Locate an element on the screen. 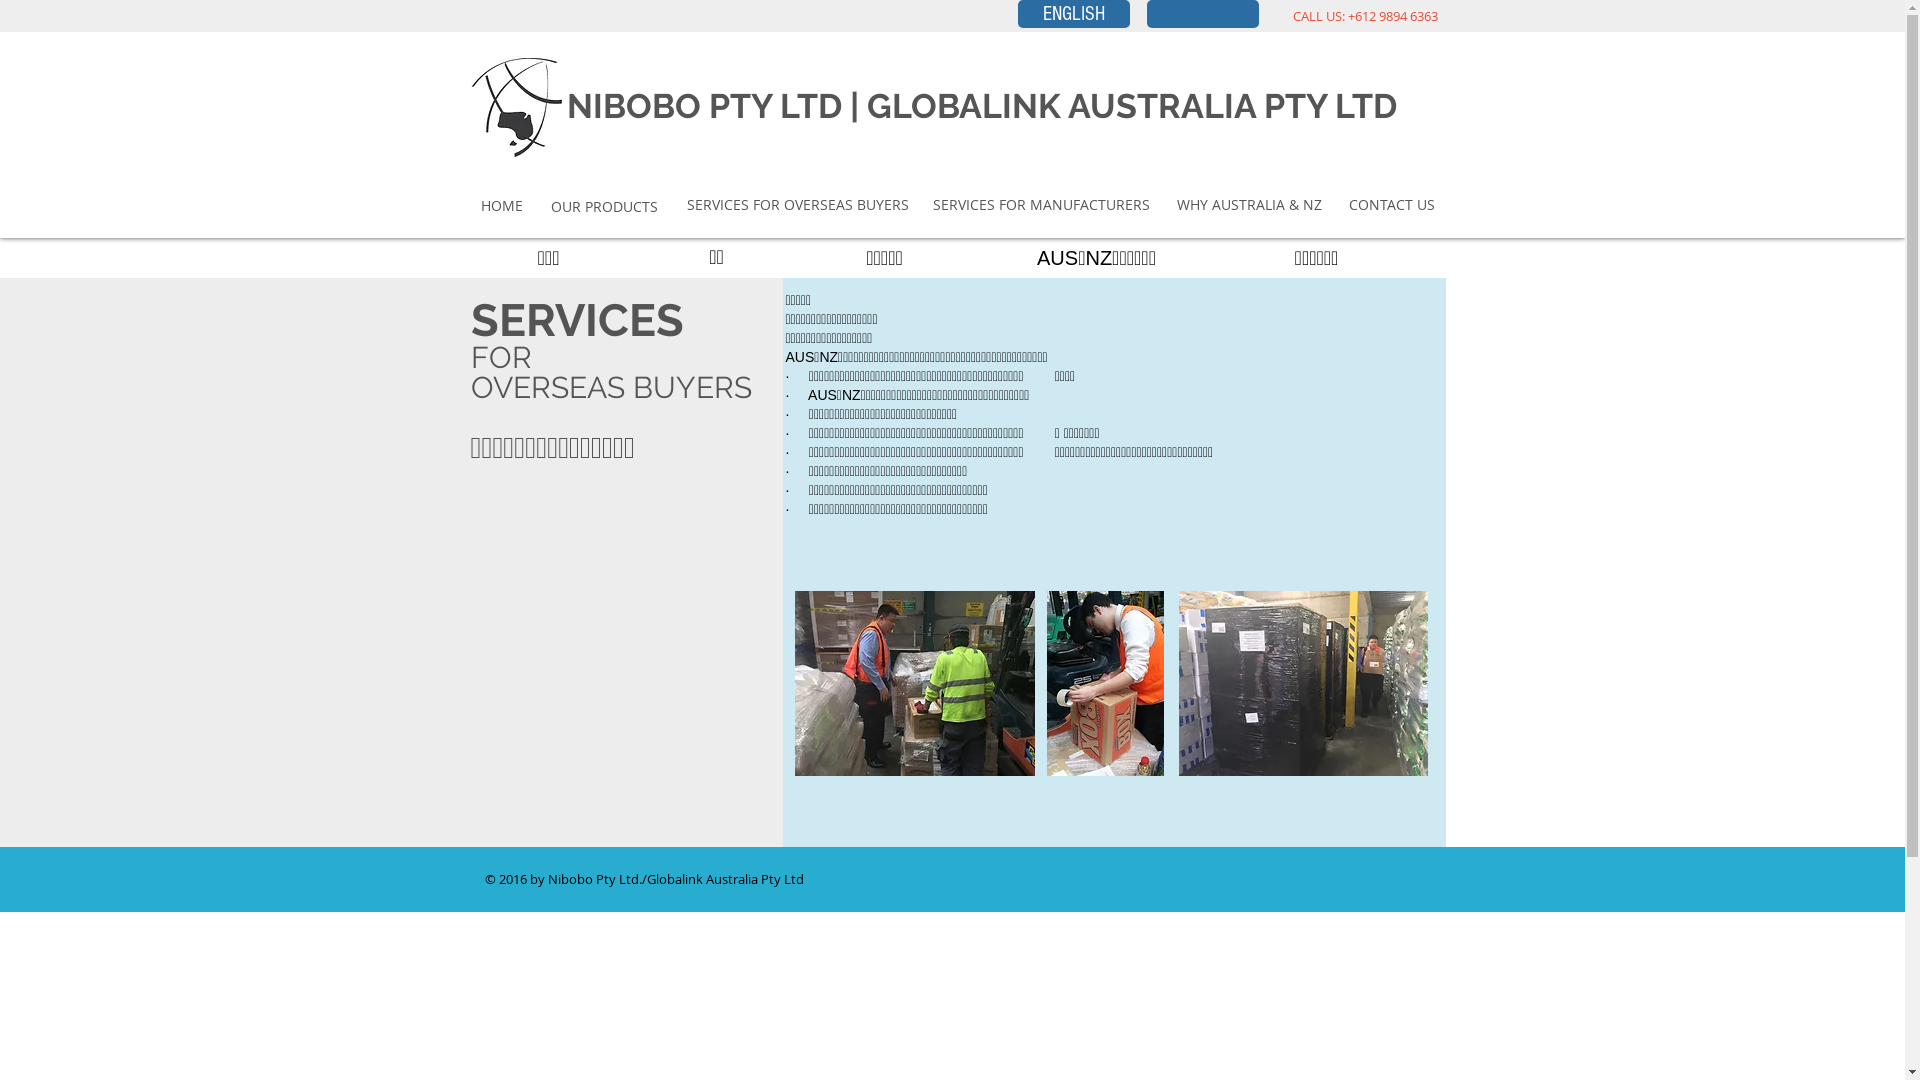 The width and height of the screenshot is (1920, 1080). 'CONTACT US' is located at coordinates (1390, 204).